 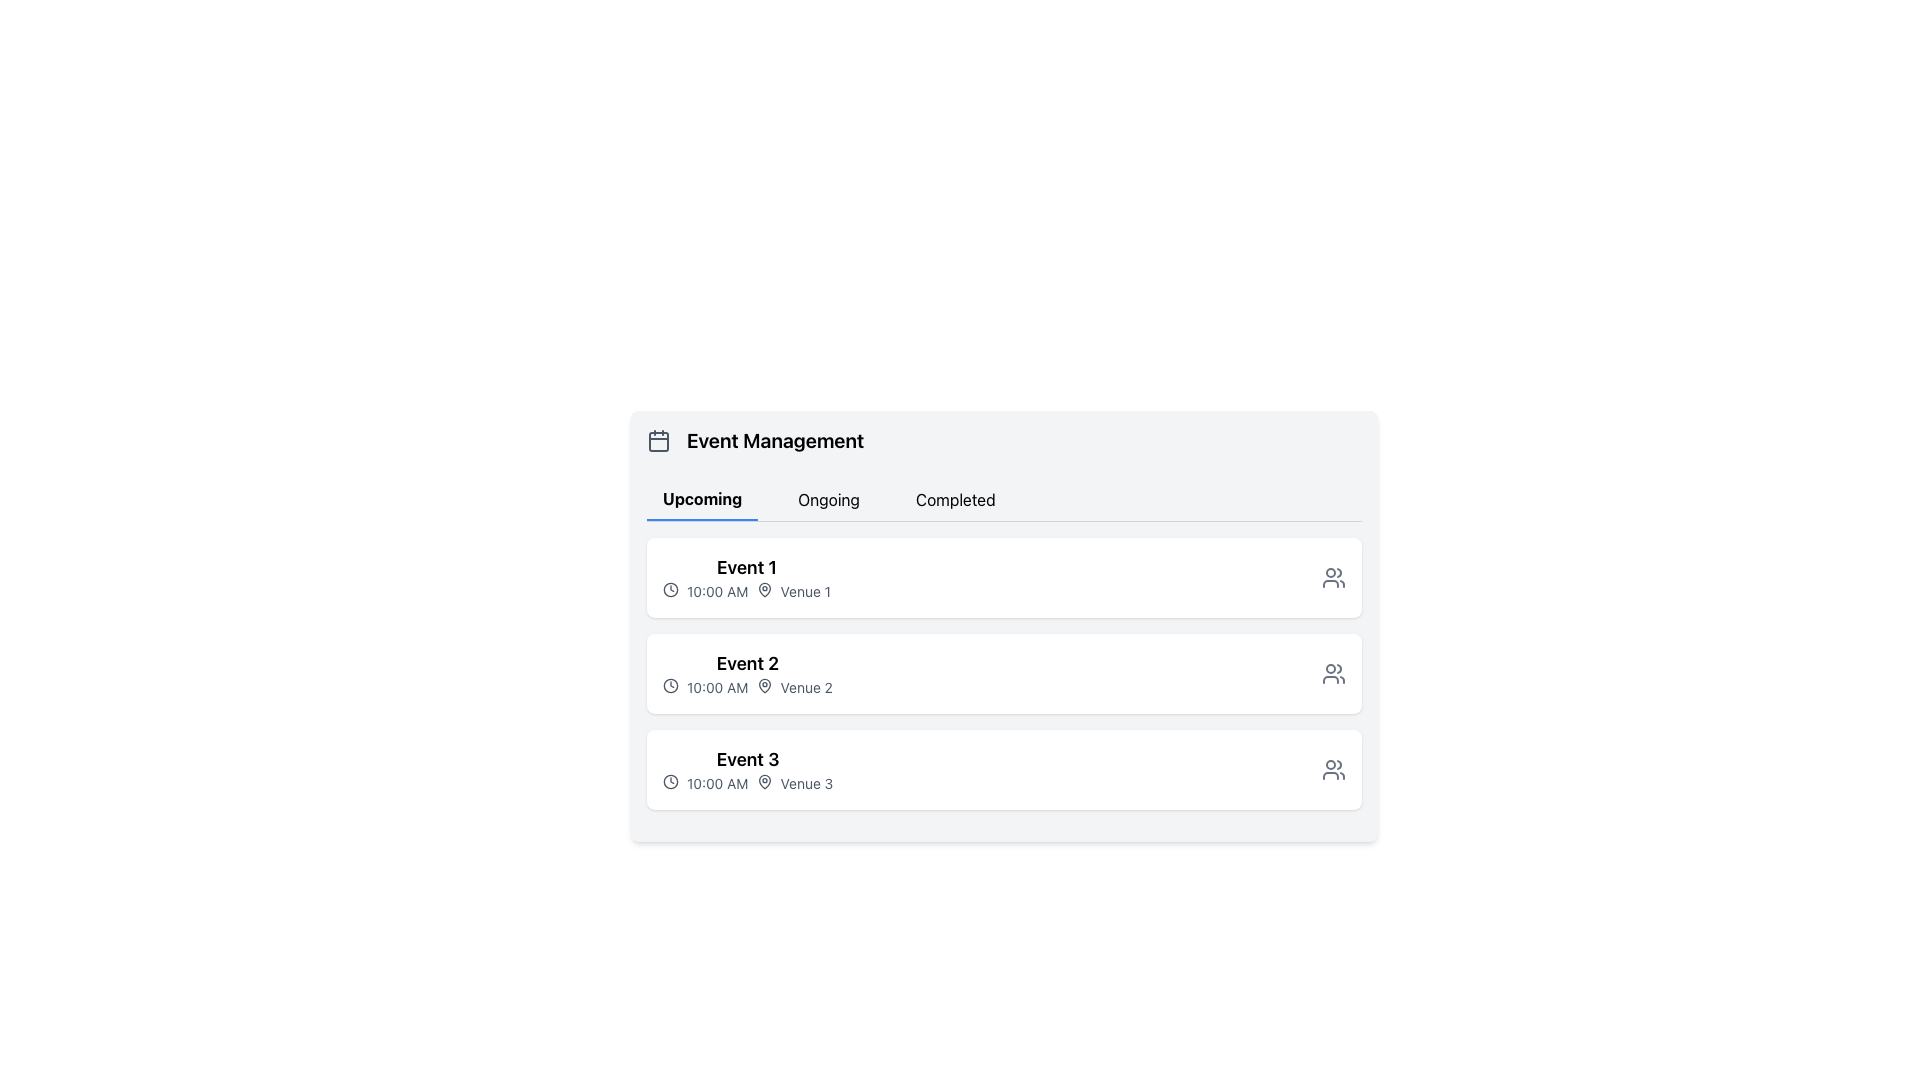 I want to click on the miniature clock icon located at the far-left side of the entry for 'Event 1' in the 'Upcoming' tab, which precedes the text '10:00 AM Venue 1', so click(x=671, y=589).